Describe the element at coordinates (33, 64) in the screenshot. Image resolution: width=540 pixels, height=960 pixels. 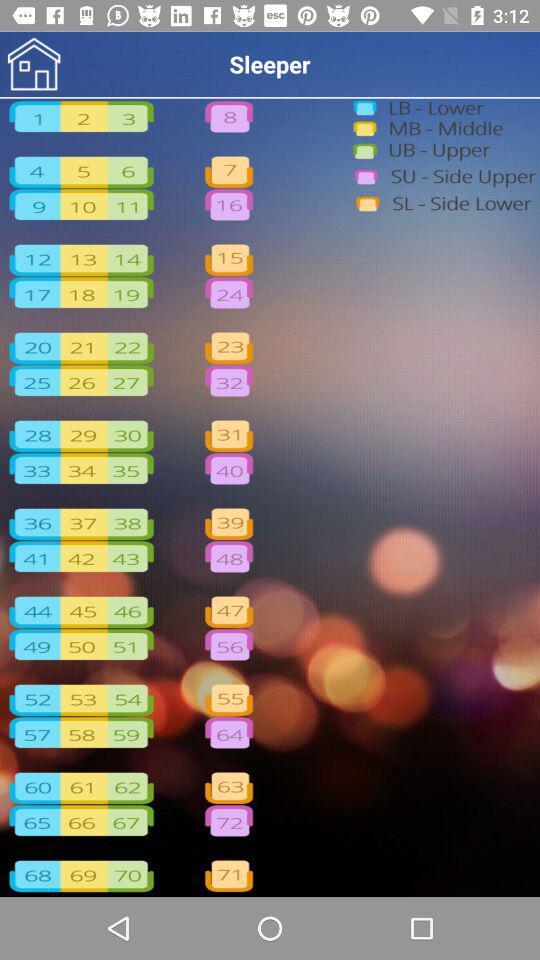
I see `homepage` at that location.